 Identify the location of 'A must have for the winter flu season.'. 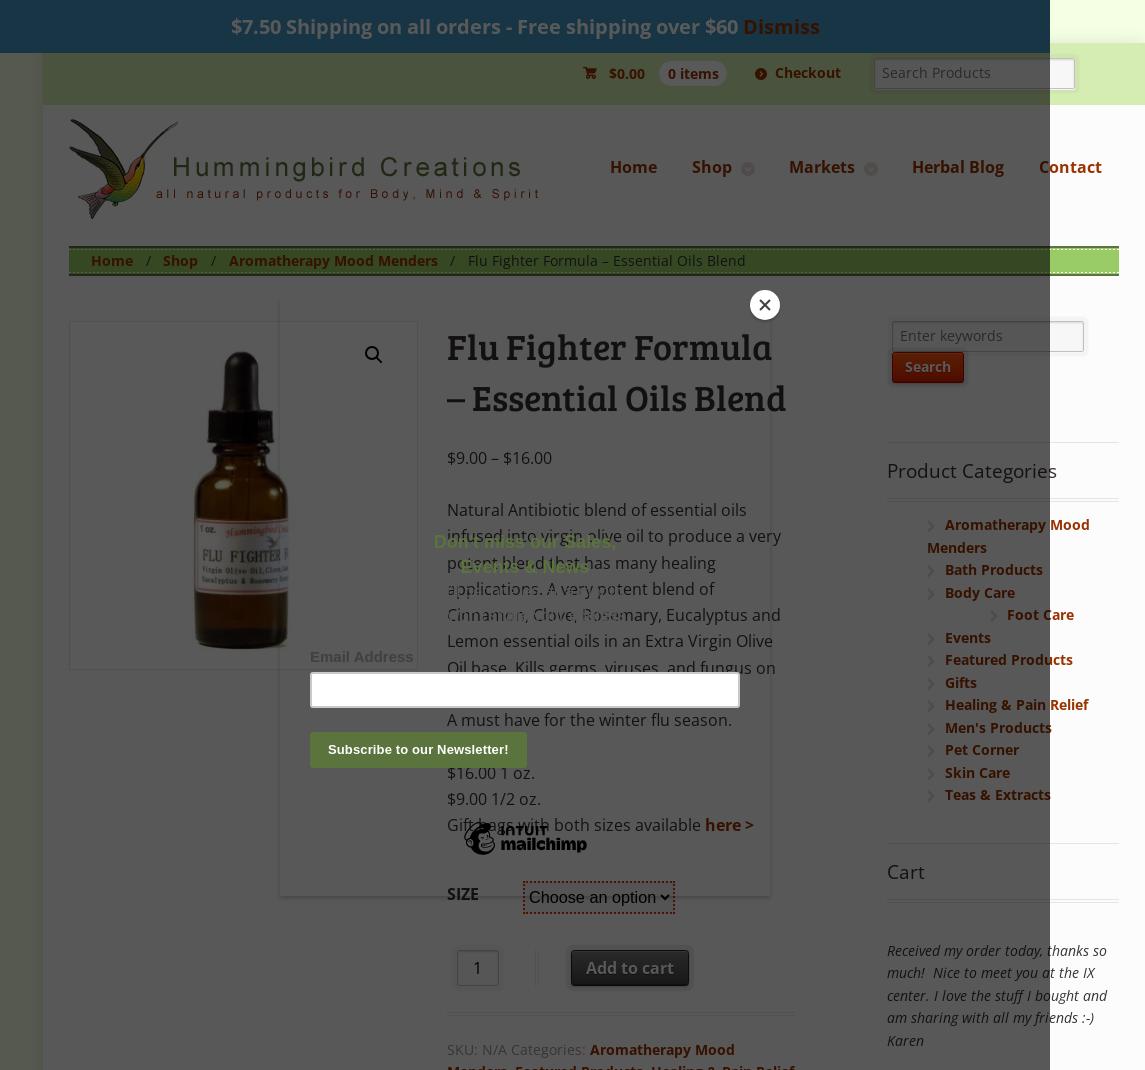
(587, 719).